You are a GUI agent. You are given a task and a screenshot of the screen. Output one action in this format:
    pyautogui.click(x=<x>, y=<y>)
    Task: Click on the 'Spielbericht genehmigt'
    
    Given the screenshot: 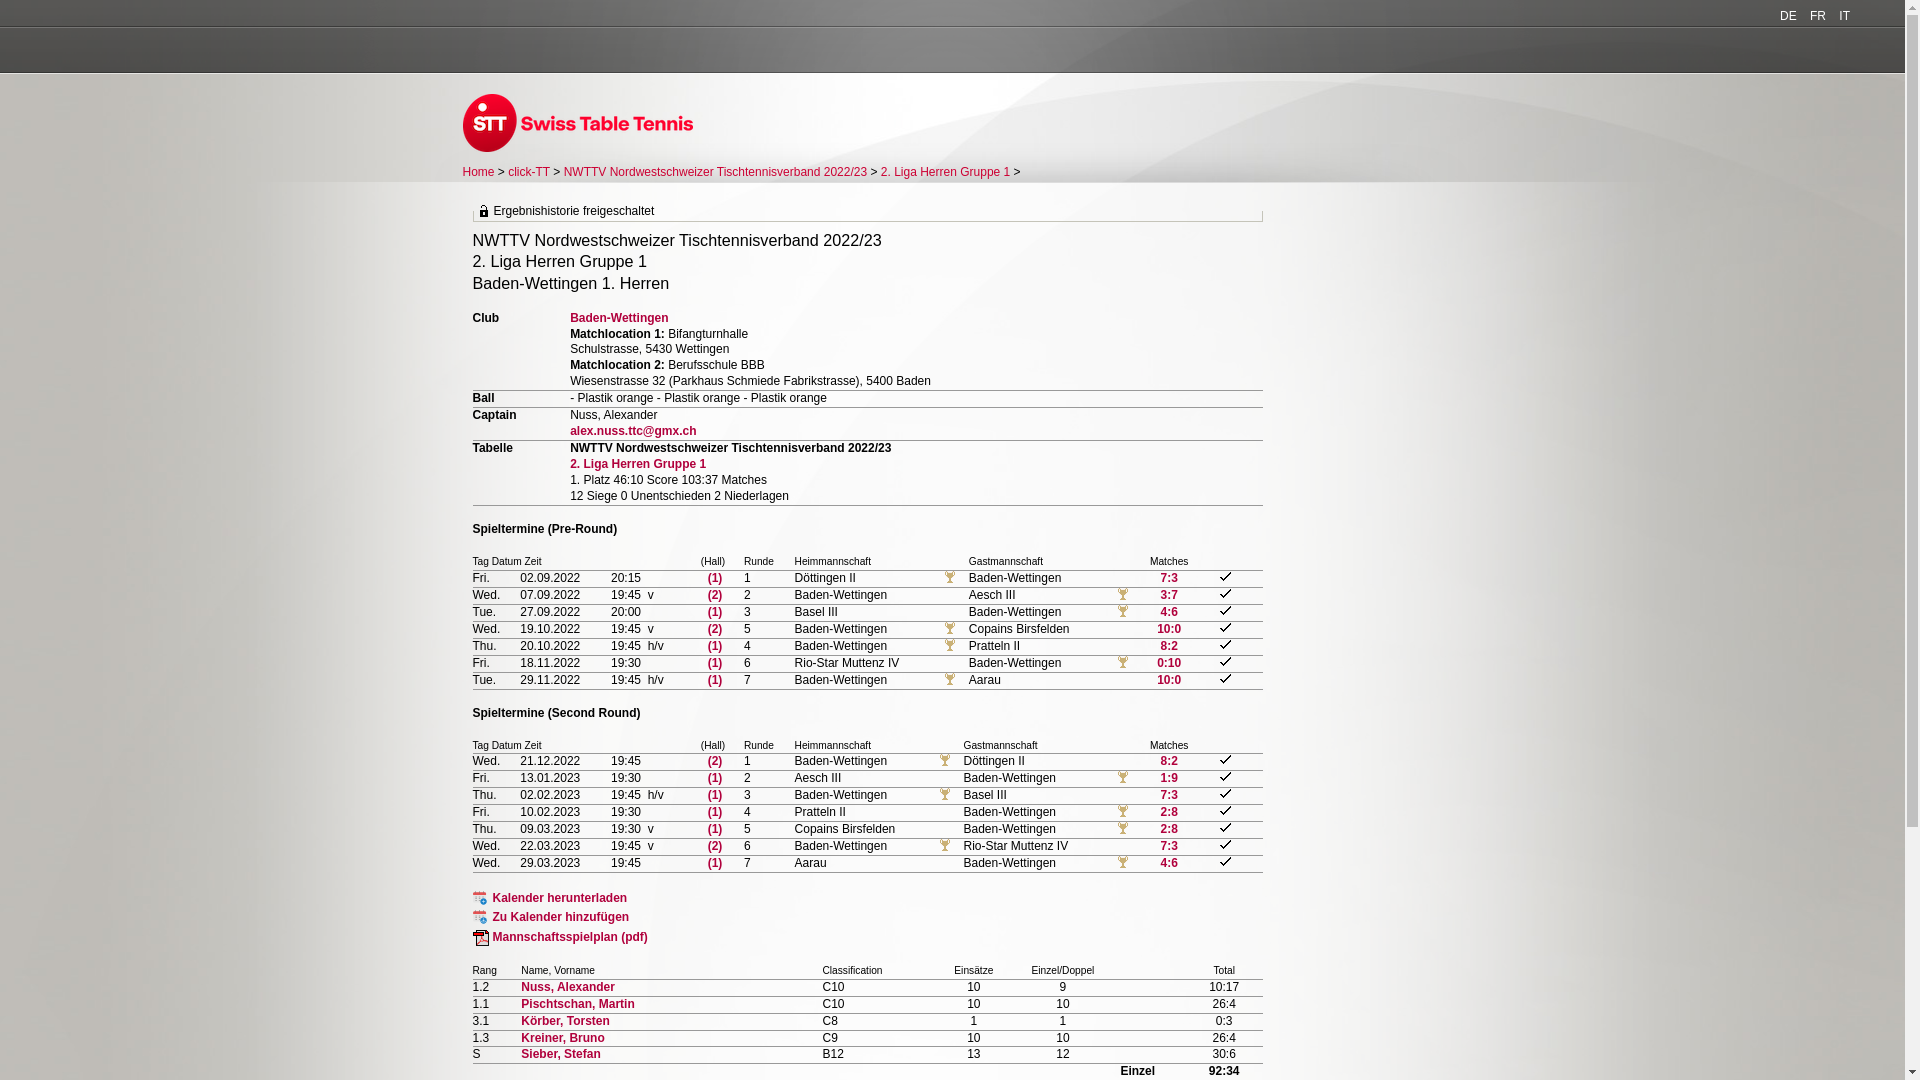 What is the action you would take?
    pyautogui.click(x=1224, y=661)
    